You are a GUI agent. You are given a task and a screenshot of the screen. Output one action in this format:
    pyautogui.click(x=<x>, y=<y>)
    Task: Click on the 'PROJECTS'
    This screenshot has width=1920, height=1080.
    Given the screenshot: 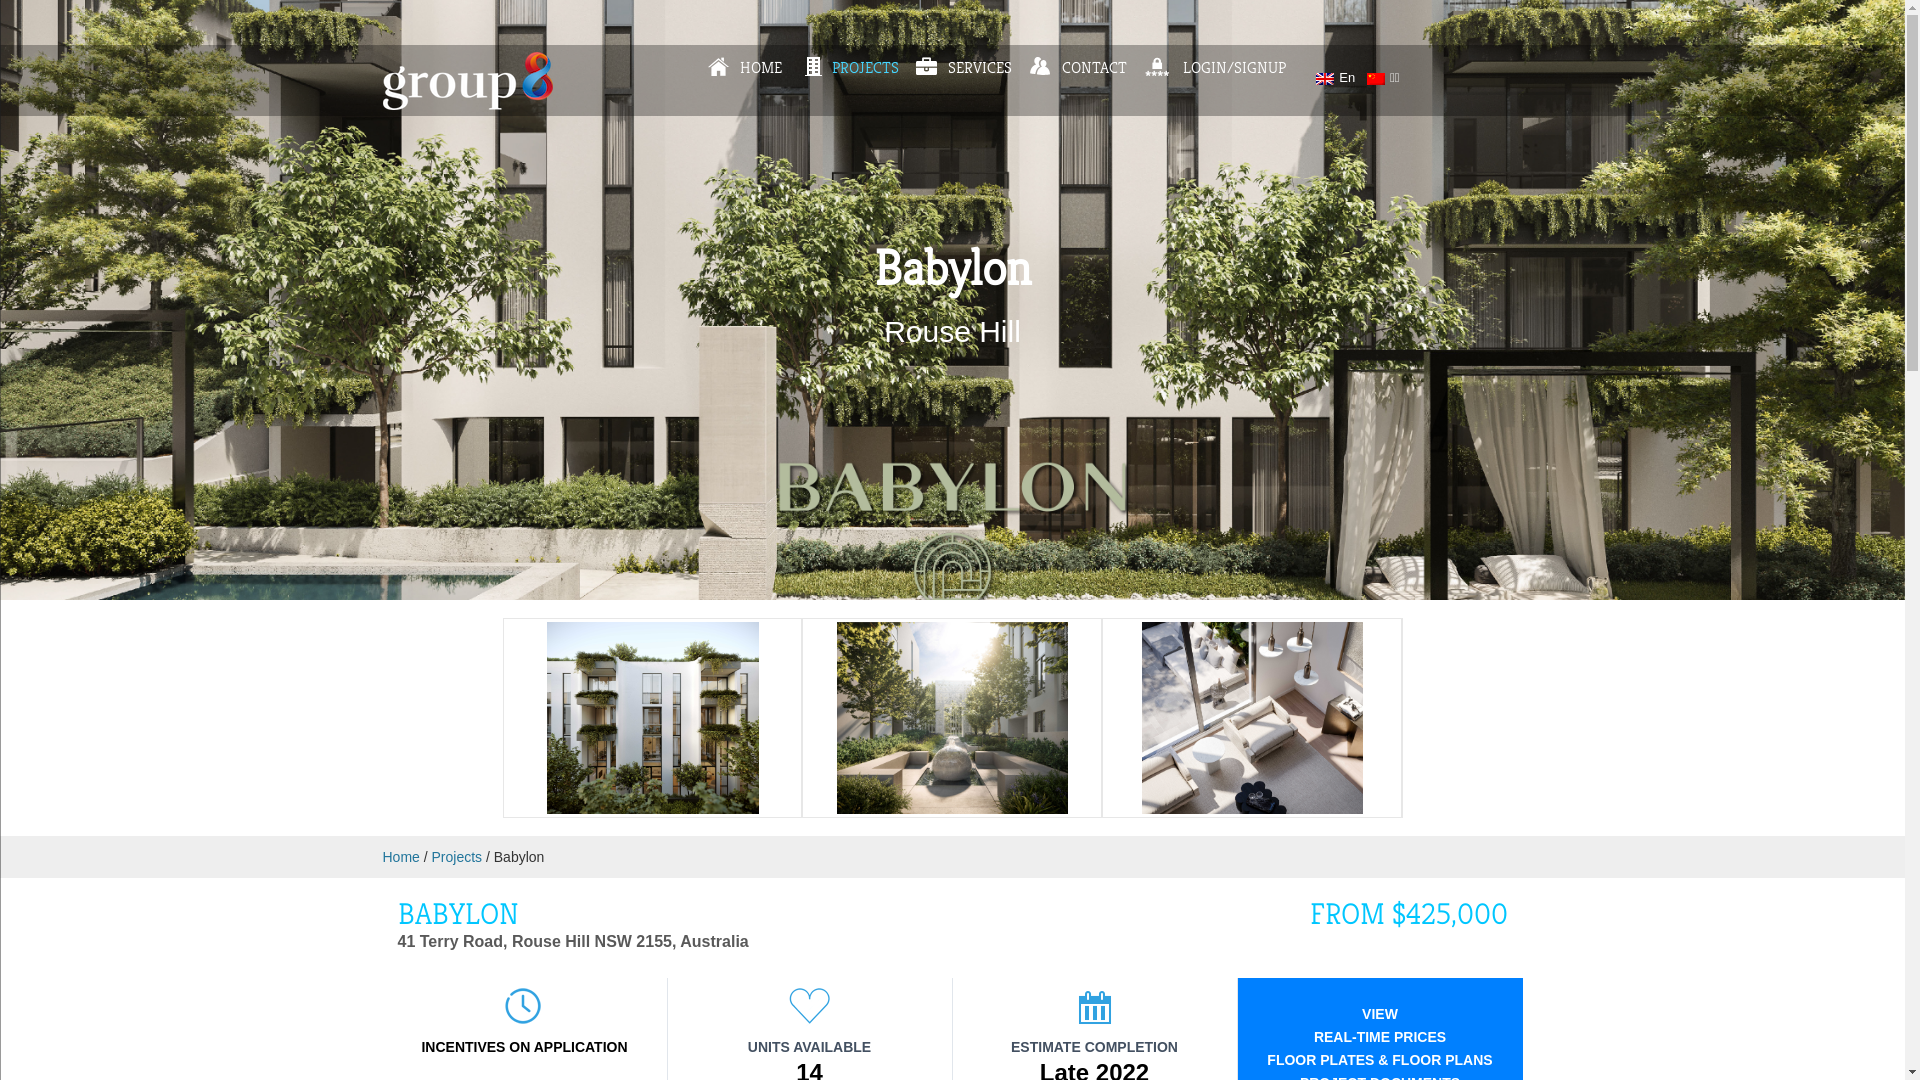 What is the action you would take?
    pyautogui.click(x=800, y=67)
    